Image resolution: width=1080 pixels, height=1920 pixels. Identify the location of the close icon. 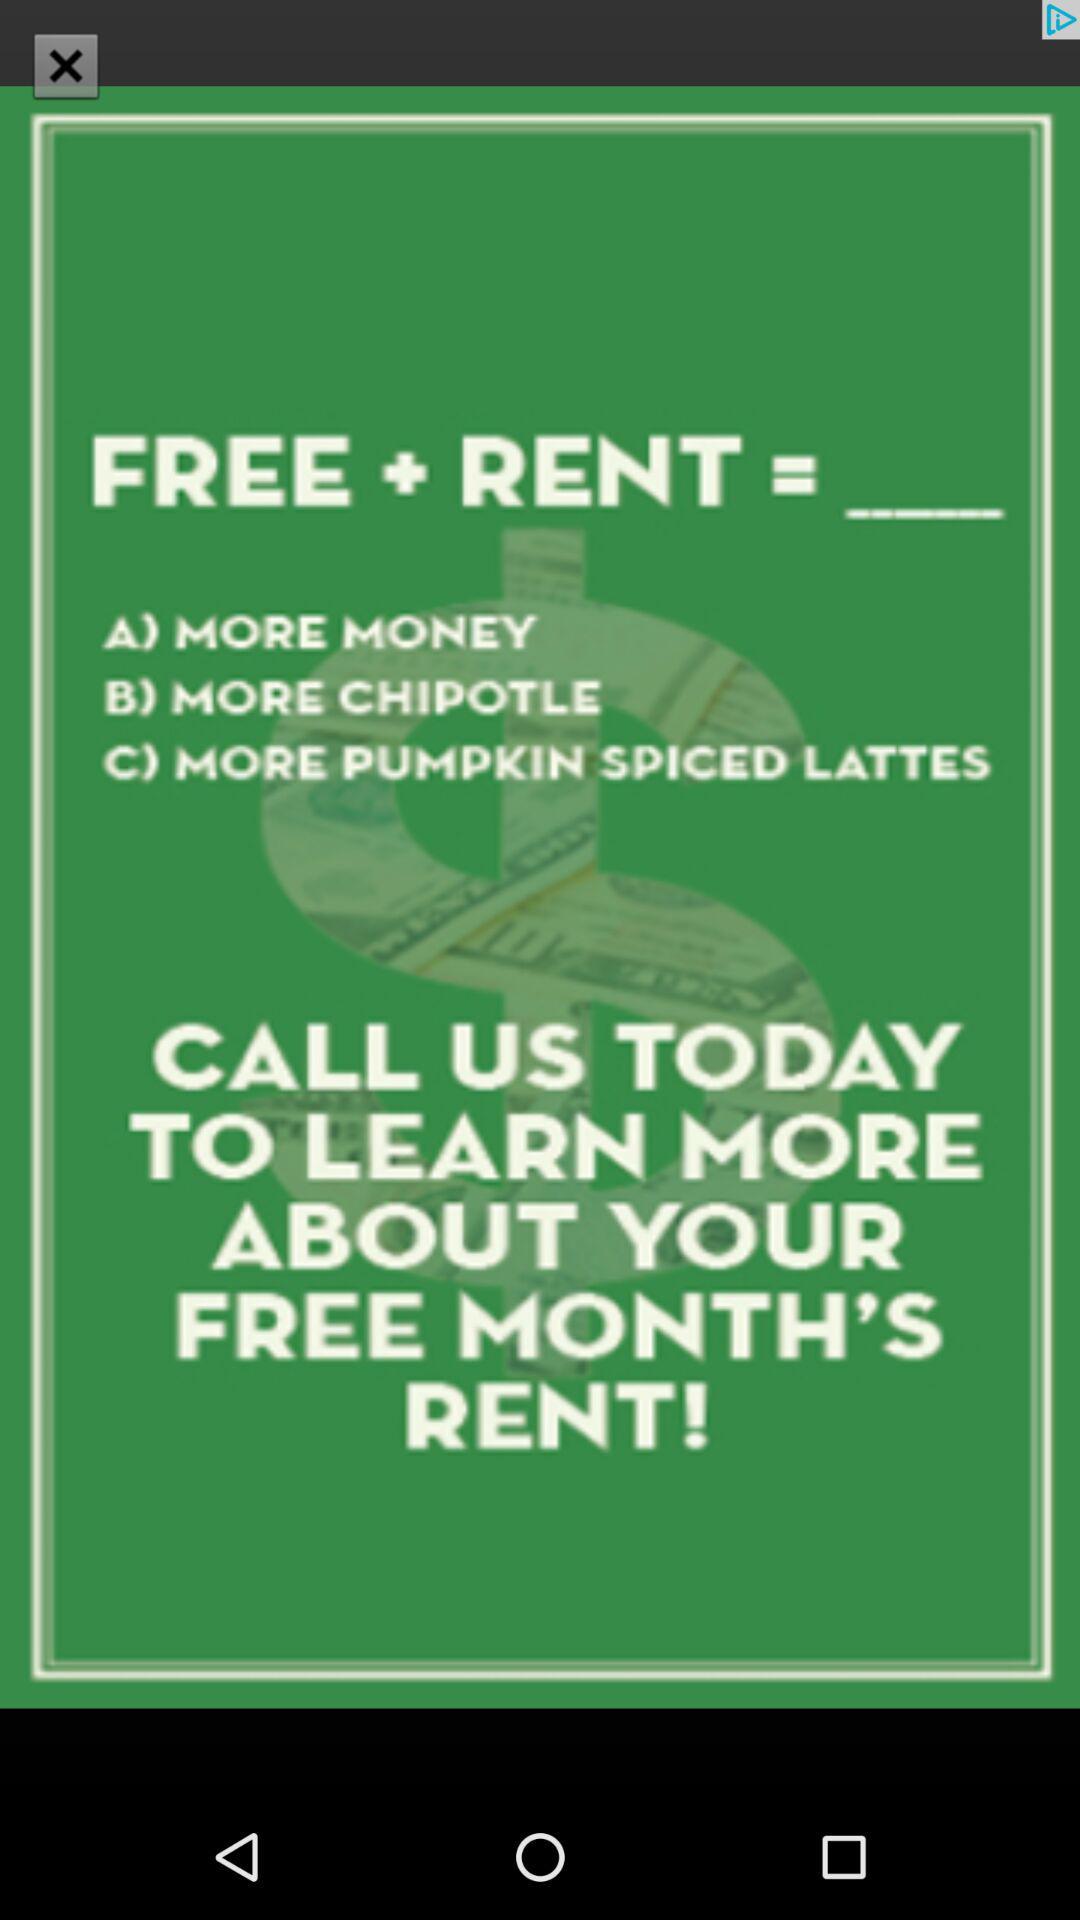
(91, 97).